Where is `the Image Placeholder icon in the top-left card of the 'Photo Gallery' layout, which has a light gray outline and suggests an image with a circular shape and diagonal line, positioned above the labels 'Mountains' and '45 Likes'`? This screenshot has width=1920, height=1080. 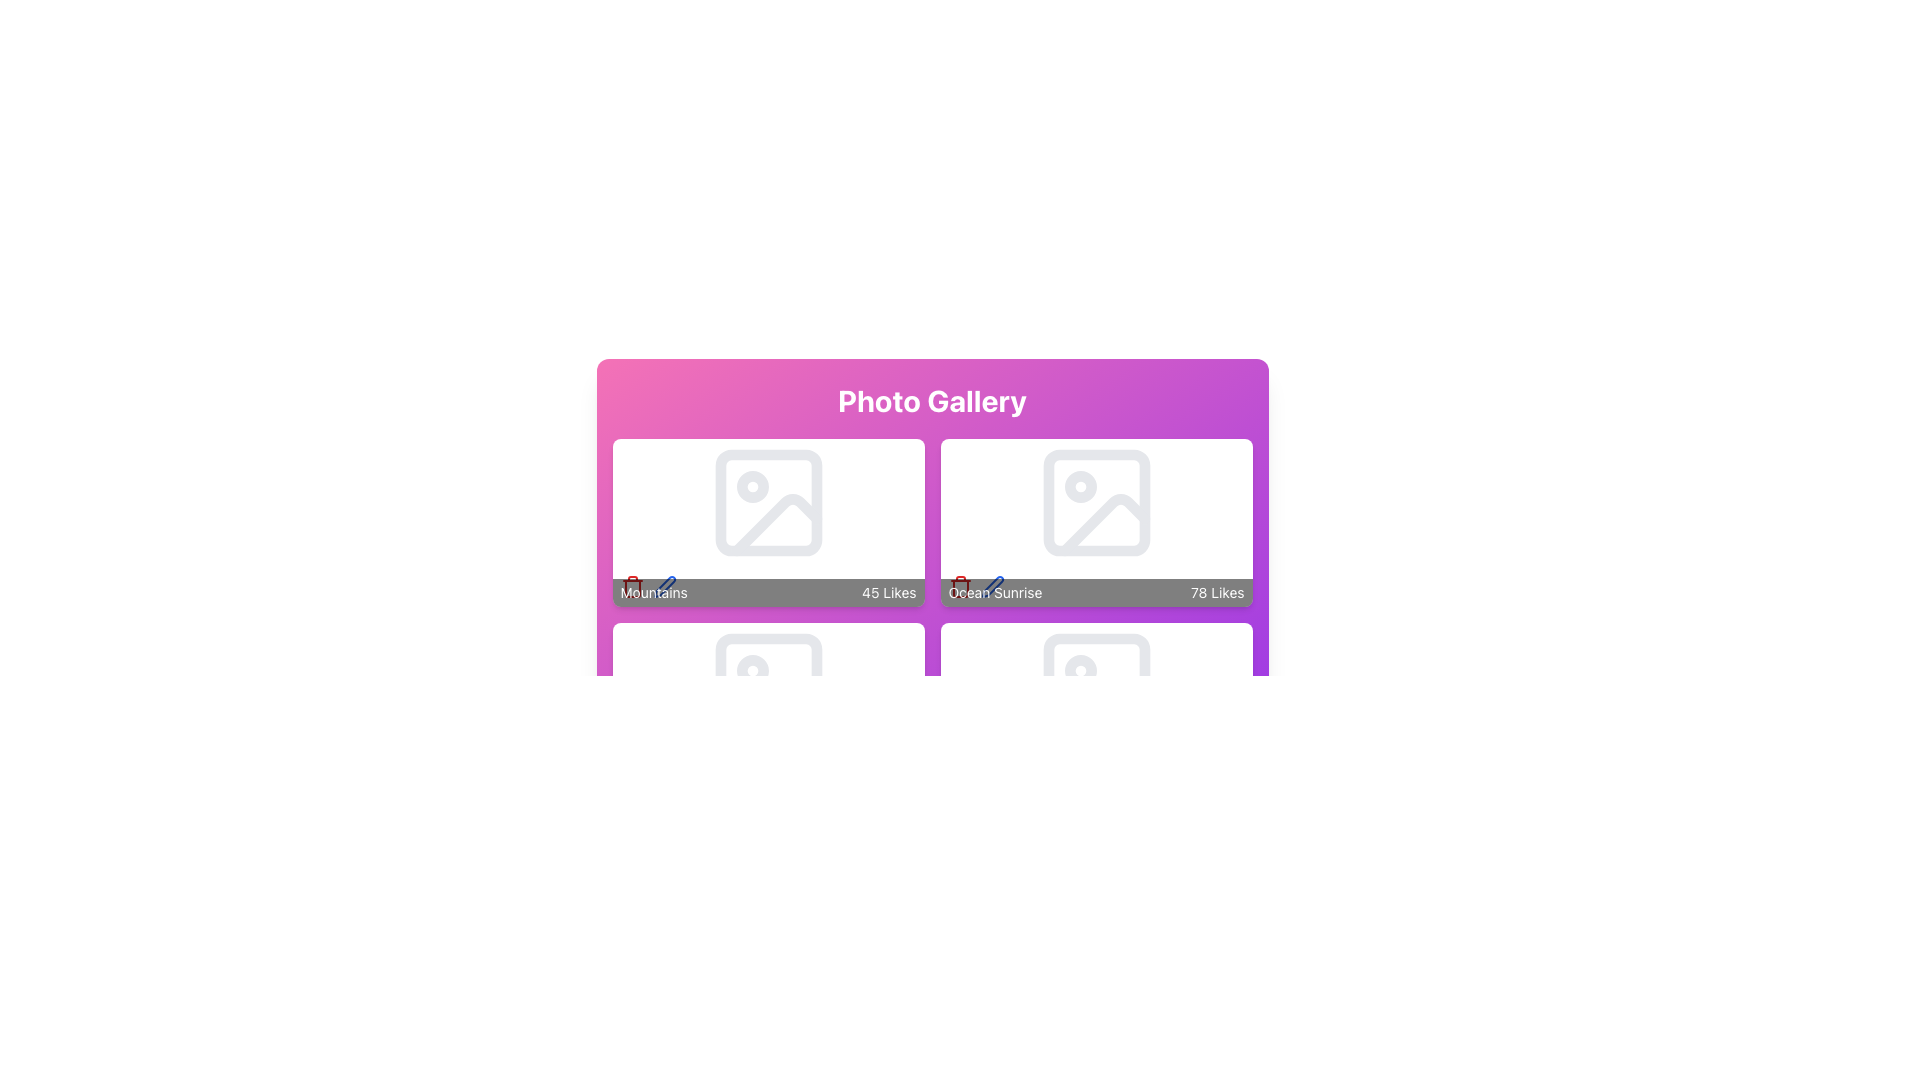
the Image Placeholder icon in the top-left card of the 'Photo Gallery' layout, which has a light gray outline and suggests an image with a circular shape and diagonal line, positioned above the labels 'Mountains' and '45 Likes' is located at coordinates (767, 501).